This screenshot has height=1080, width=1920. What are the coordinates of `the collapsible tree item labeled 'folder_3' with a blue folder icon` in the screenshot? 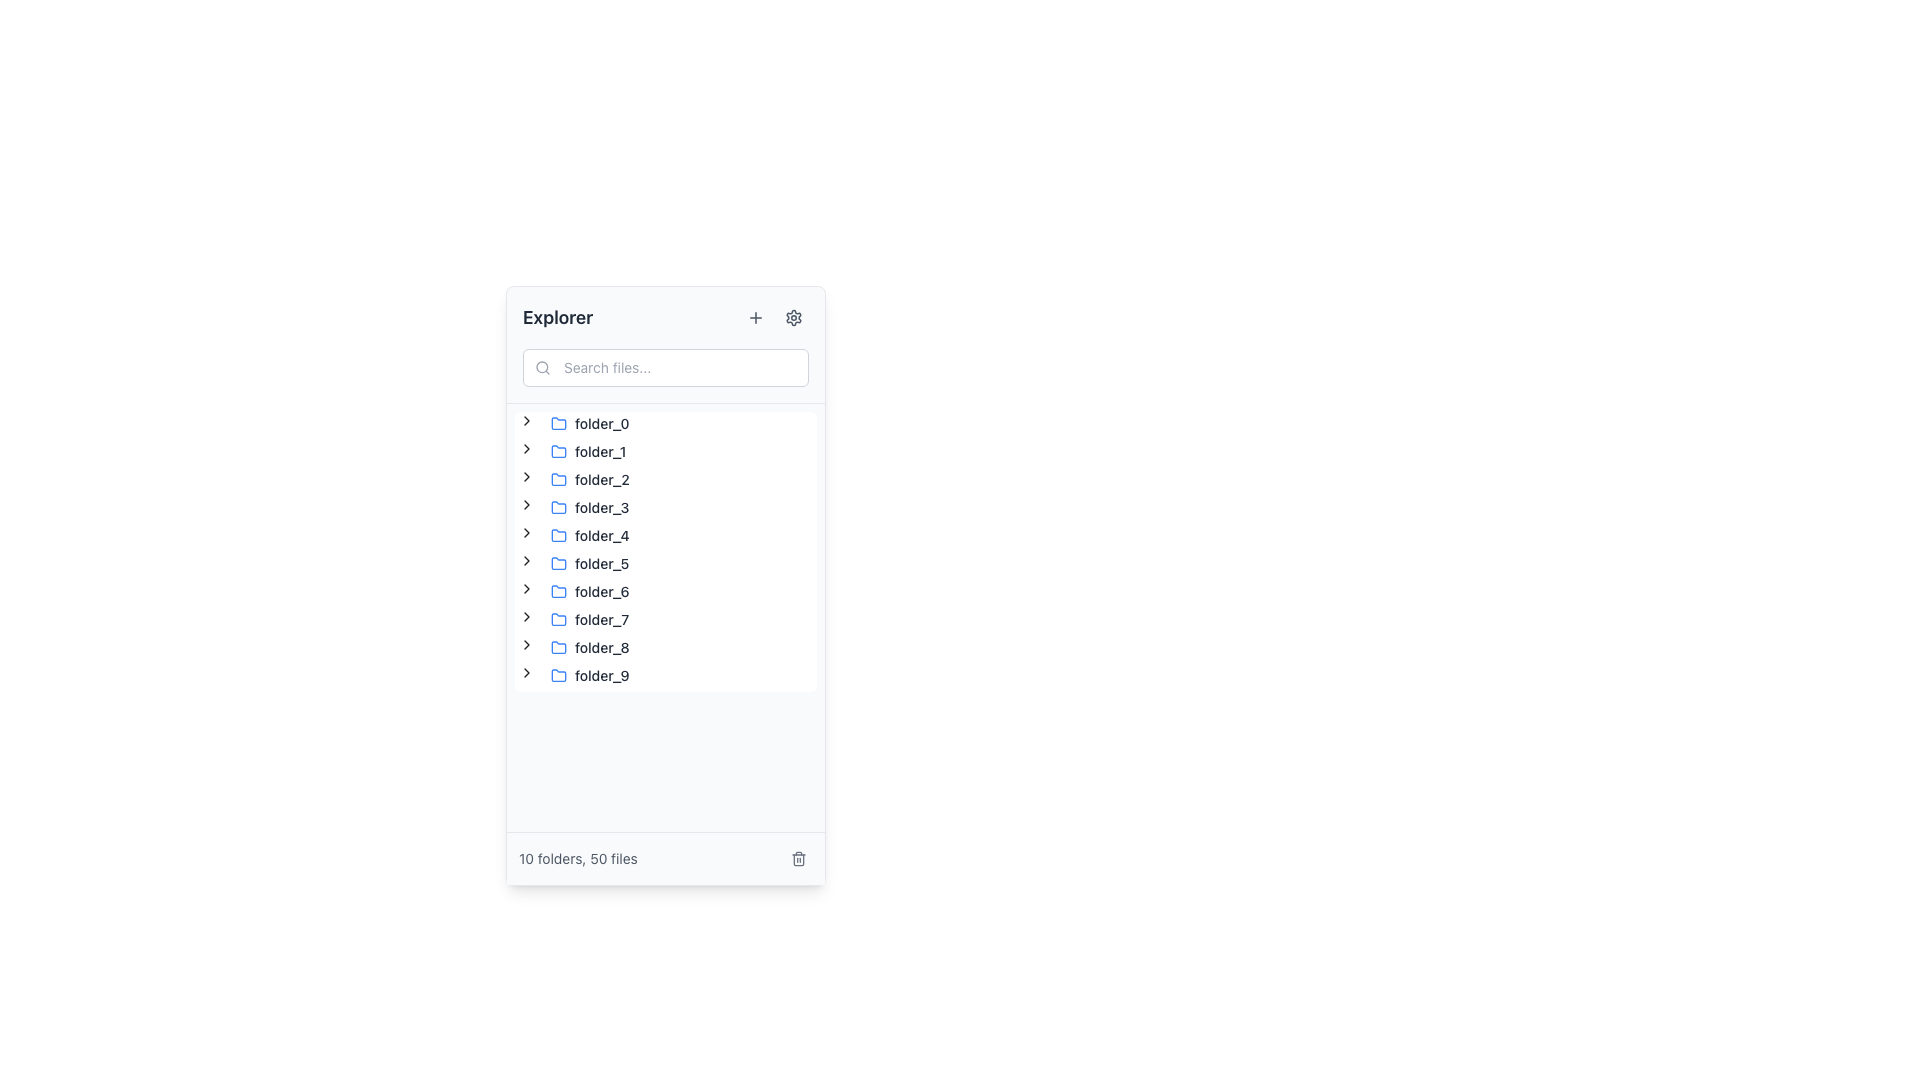 It's located at (575, 507).